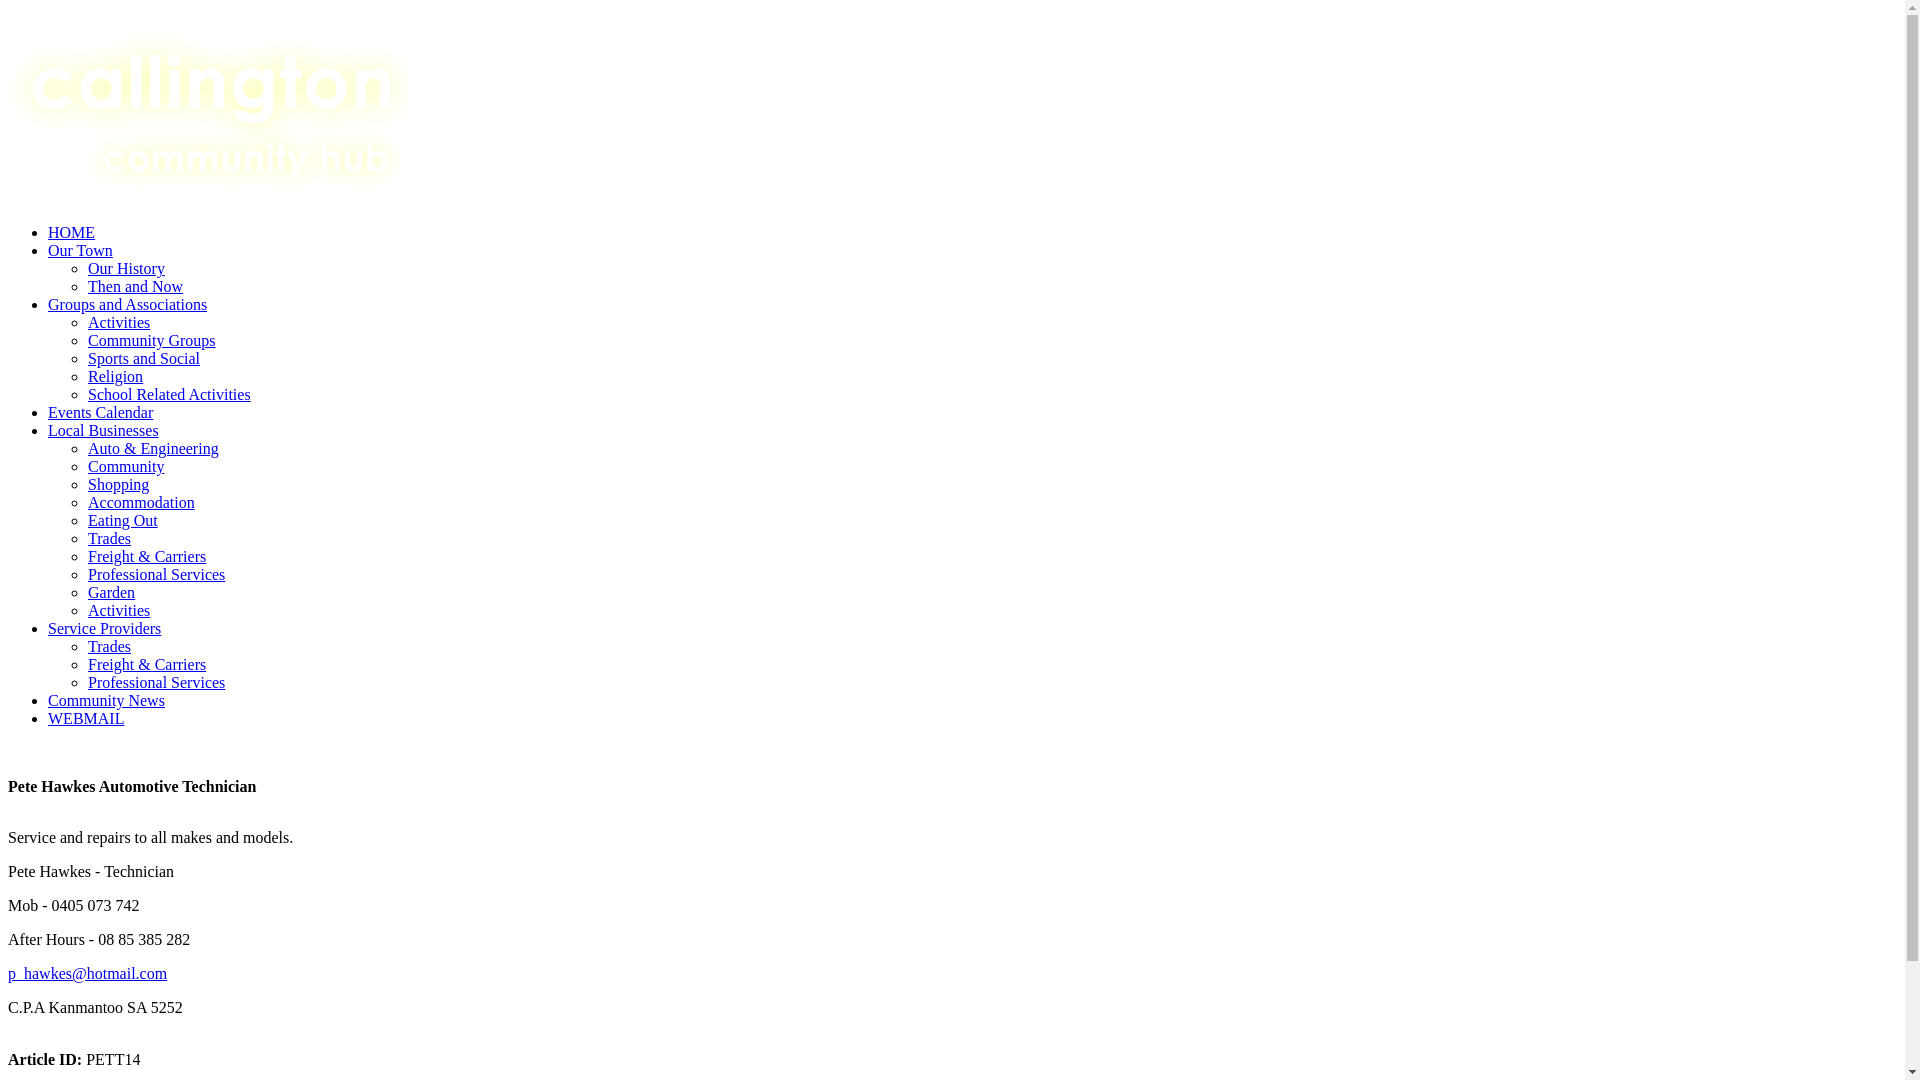  Describe the element at coordinates (124, 466) in the screenshot. I see `'Community'` at that location.